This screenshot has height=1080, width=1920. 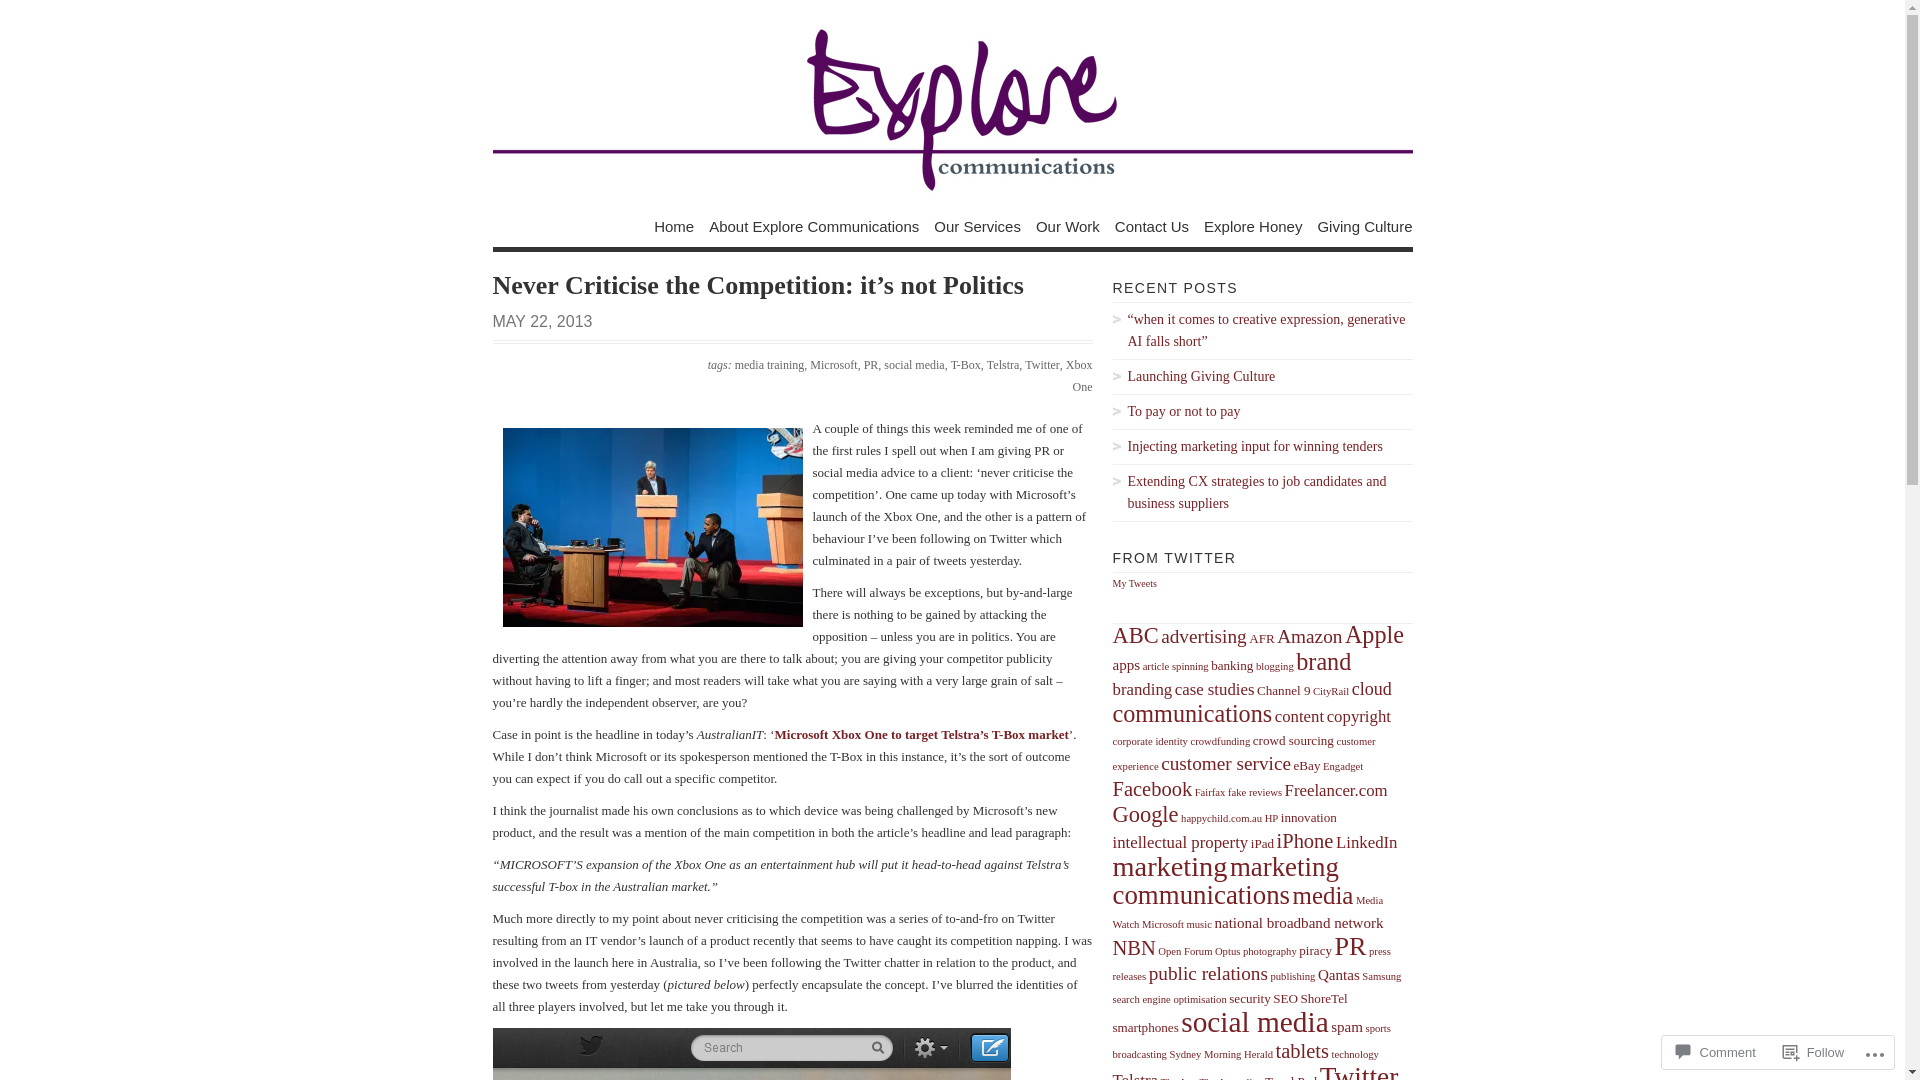 What do you see at coordinates (1323, 765) in the screenshot?
I see `'Engadget'` at bounding box center [1323, 765].